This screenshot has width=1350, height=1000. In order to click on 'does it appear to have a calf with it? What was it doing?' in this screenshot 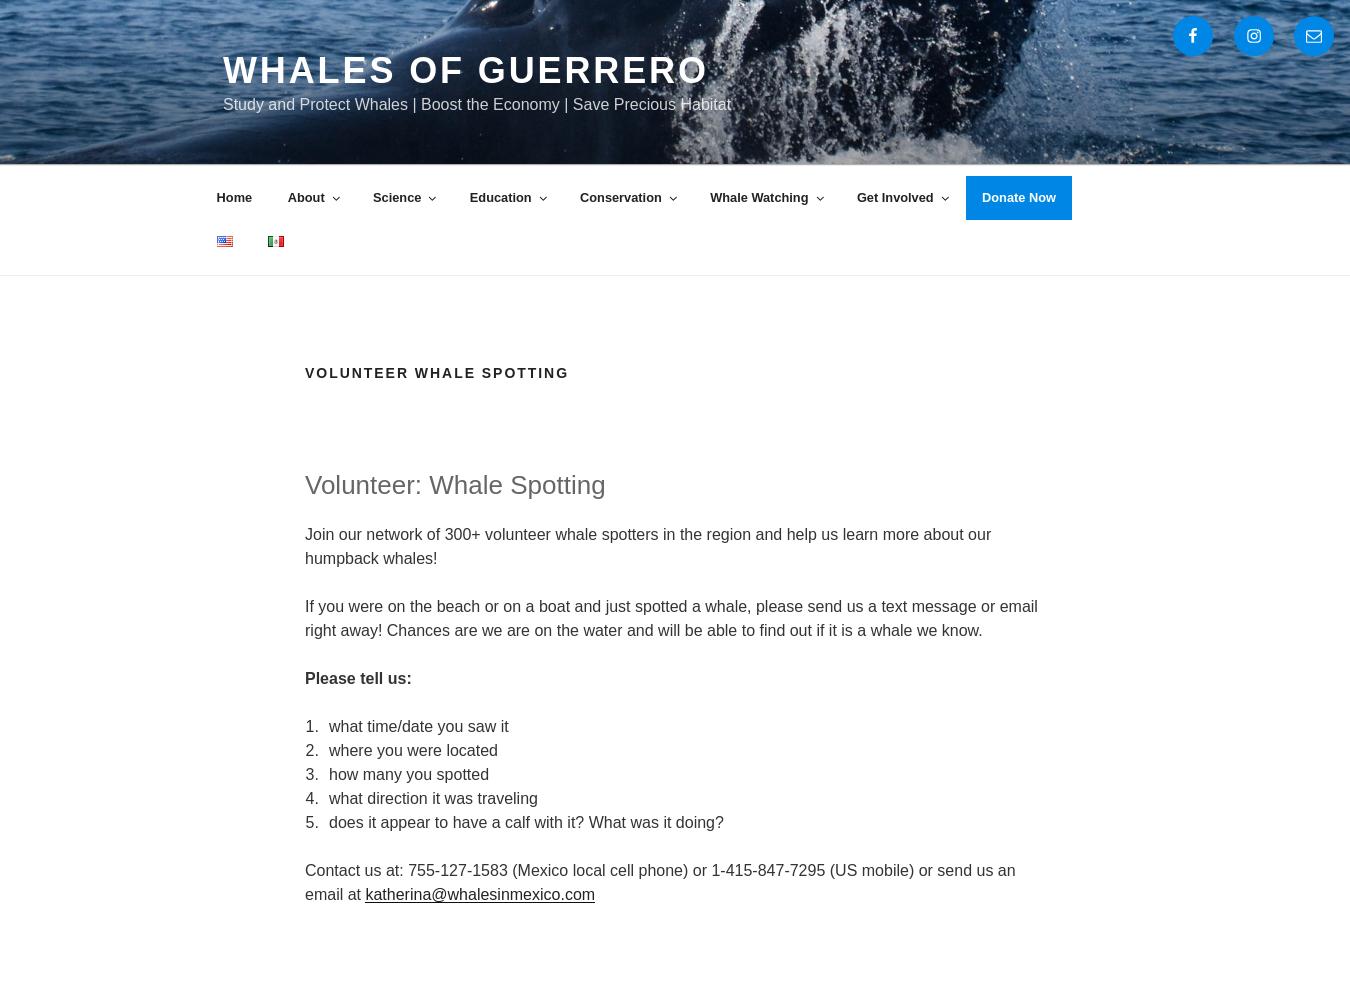, I will do `click(327, 820)`.